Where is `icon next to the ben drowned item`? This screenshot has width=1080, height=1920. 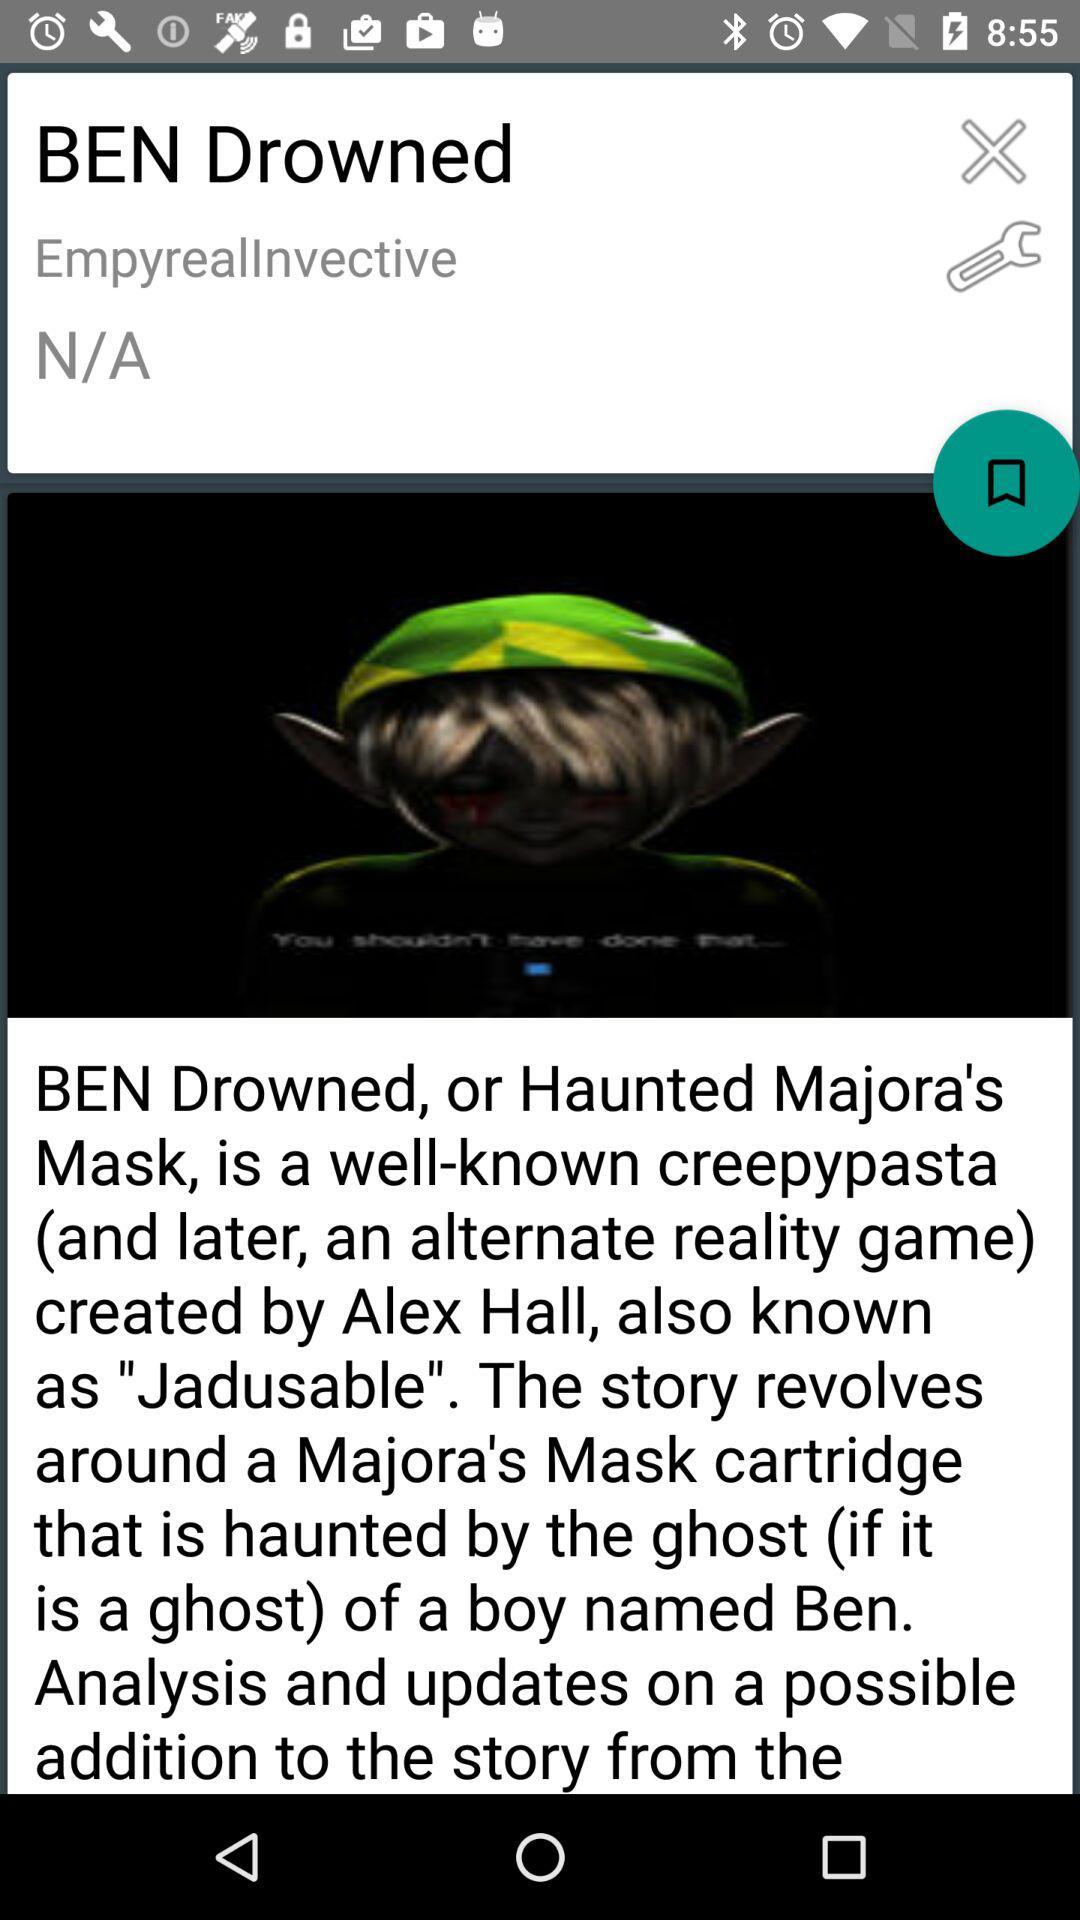
icon next to the ben drowned item is located at coordinates (993, 150).